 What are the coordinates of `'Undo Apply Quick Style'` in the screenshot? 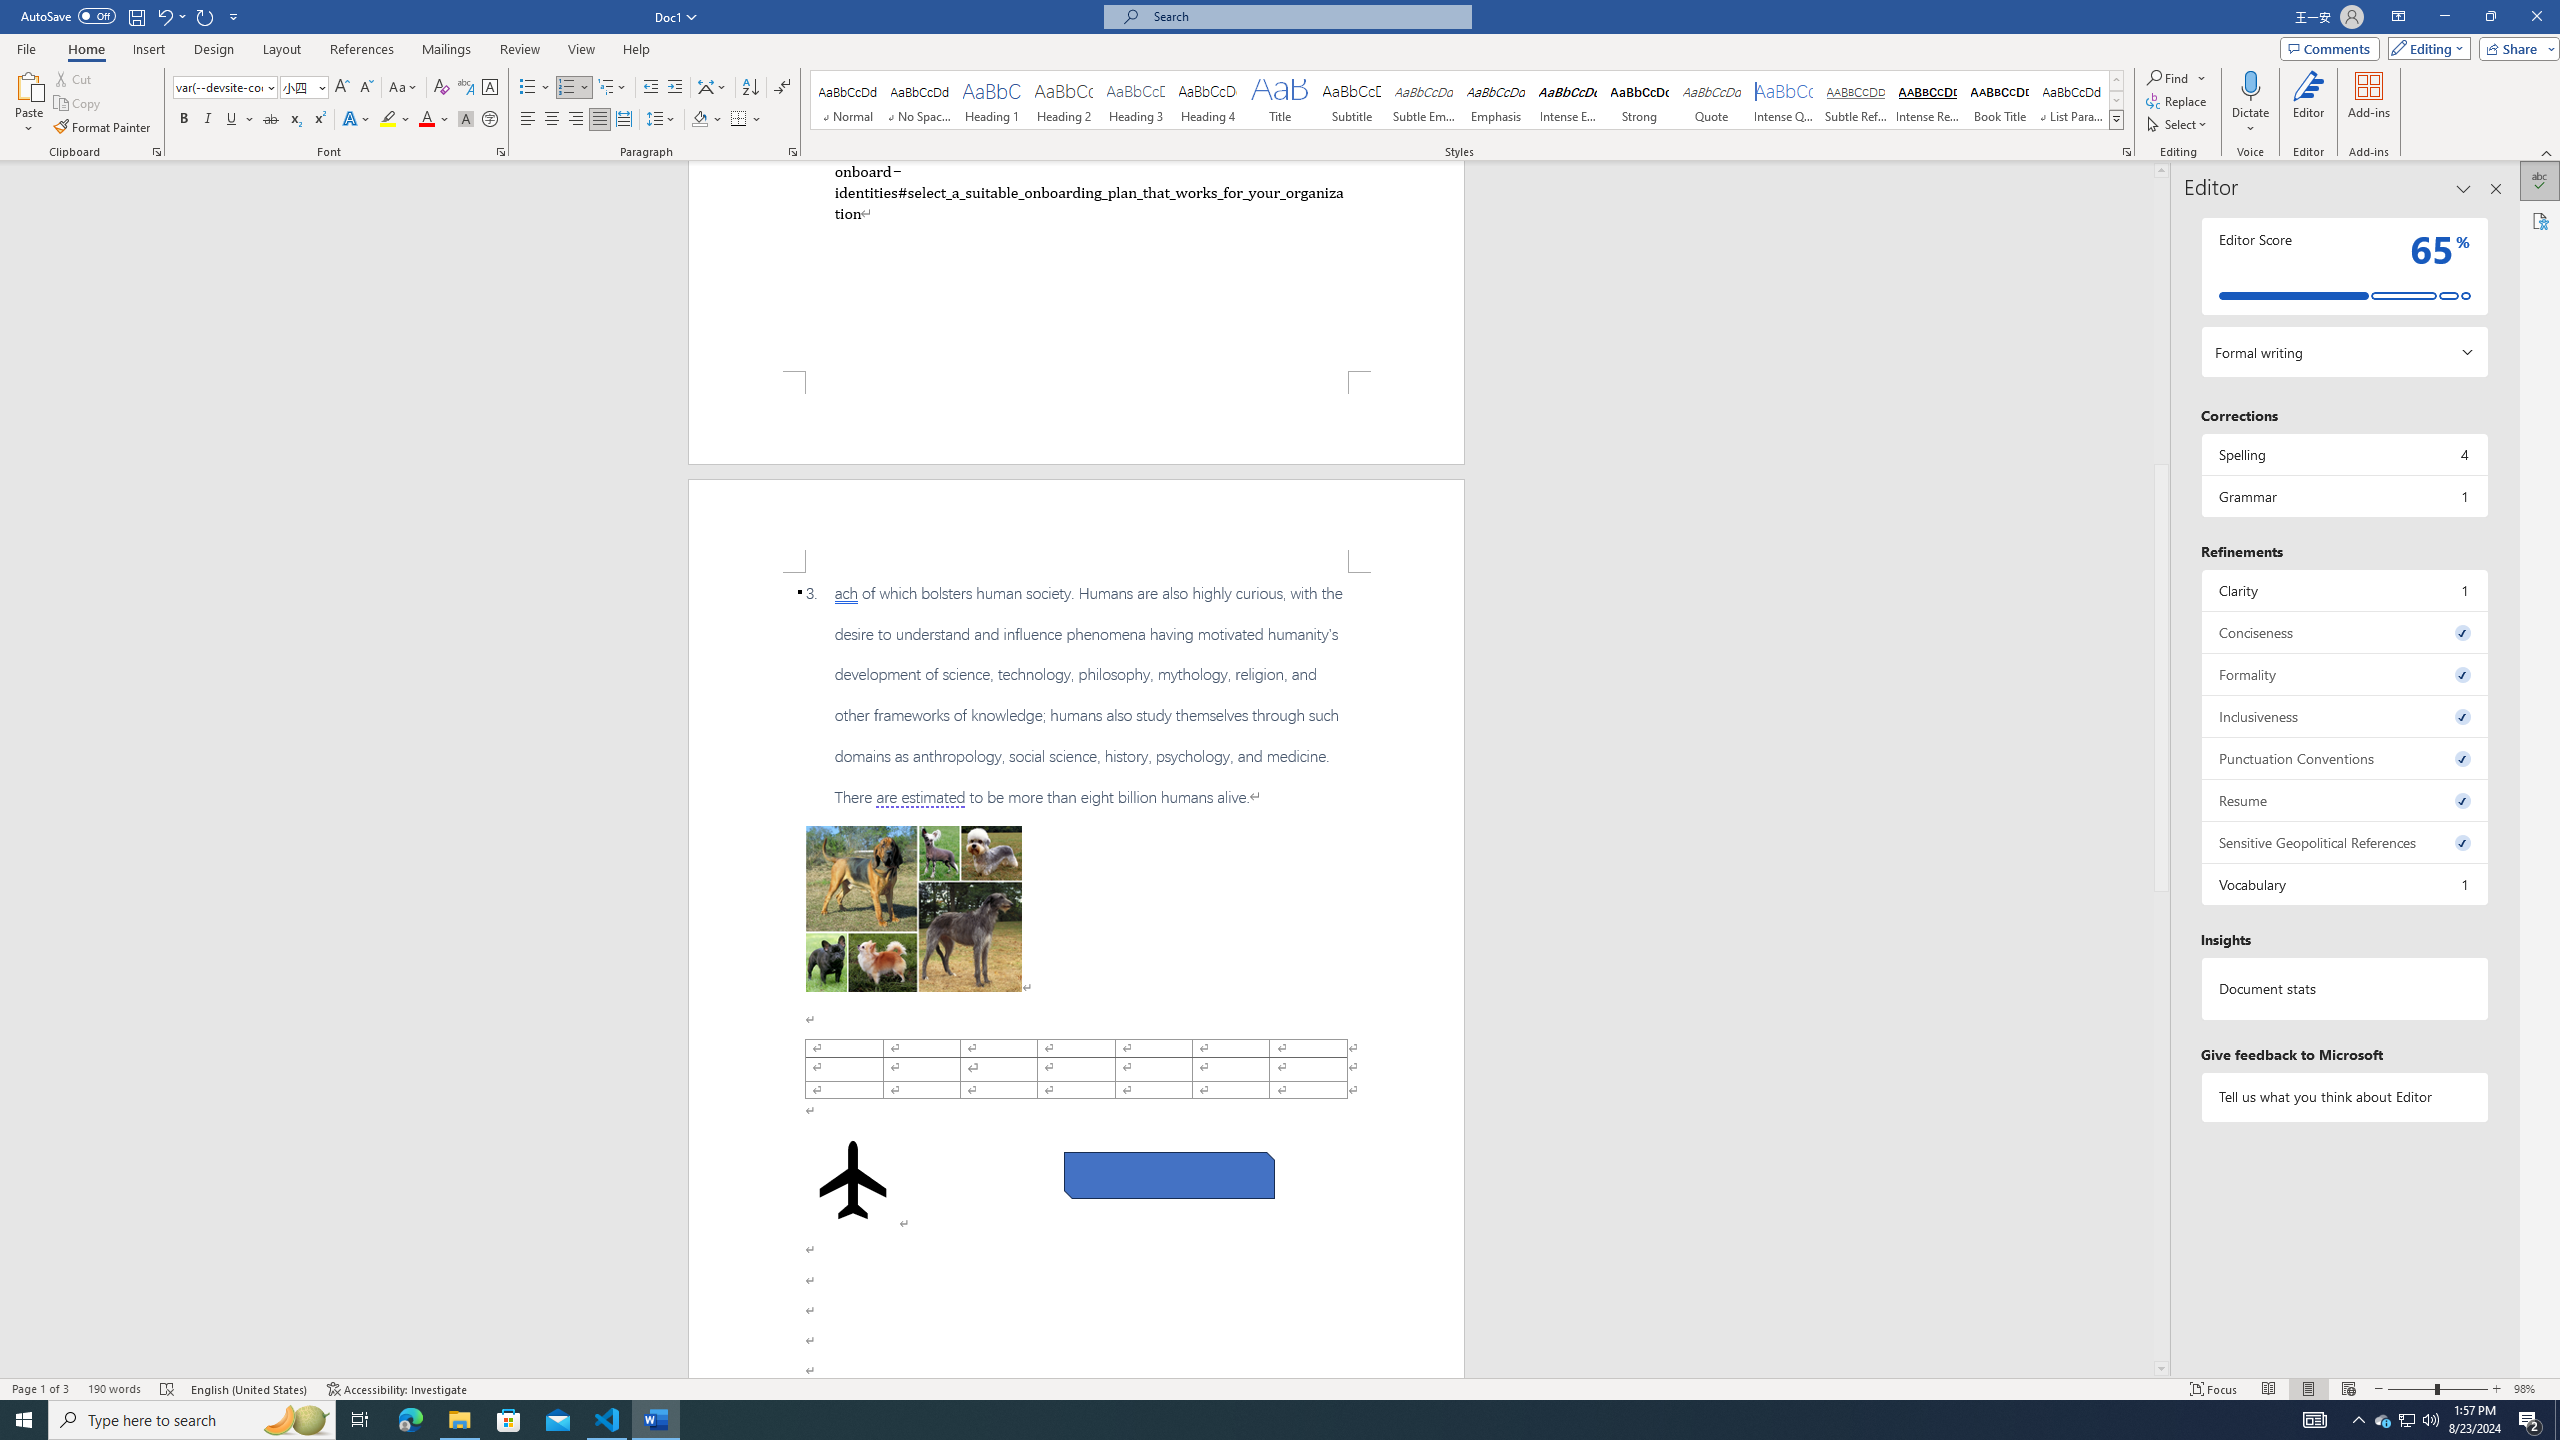 It's located at (163, 15).